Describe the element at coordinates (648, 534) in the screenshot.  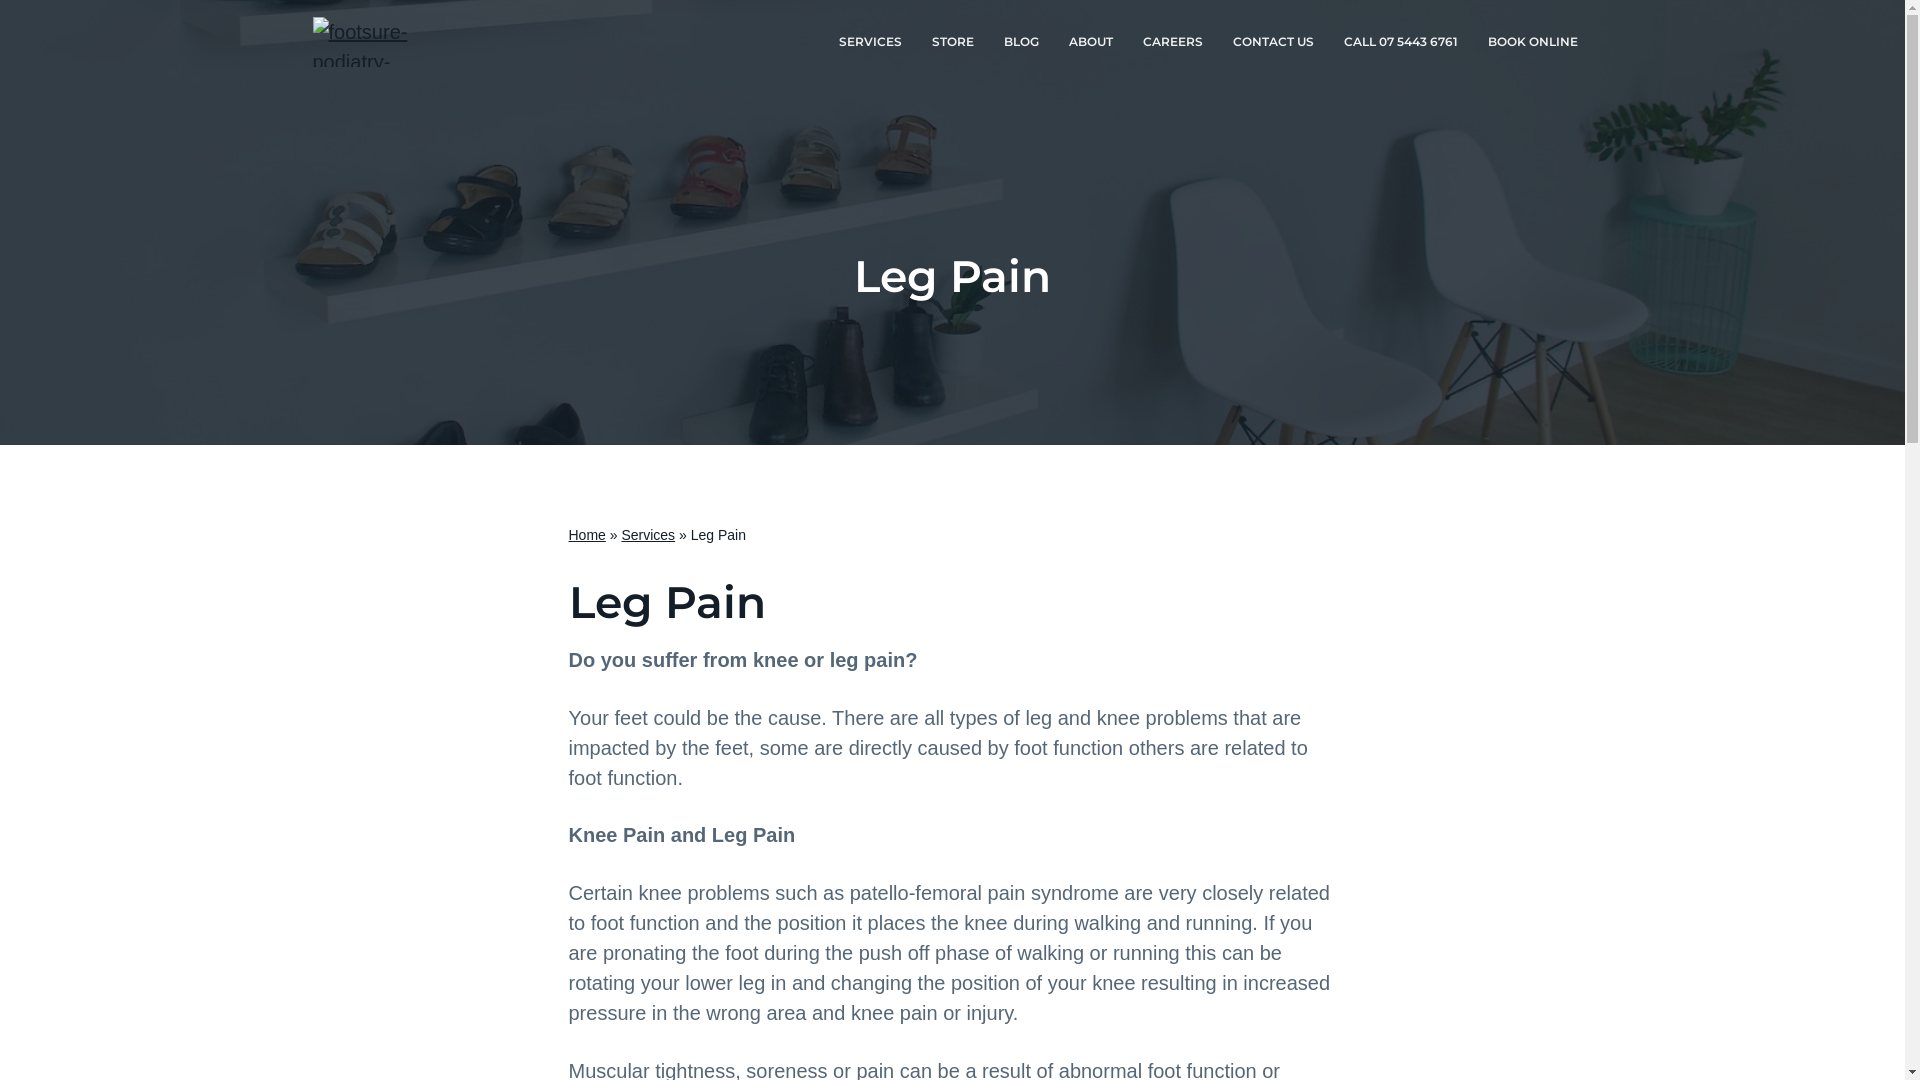
I see `'Services'` at that location.